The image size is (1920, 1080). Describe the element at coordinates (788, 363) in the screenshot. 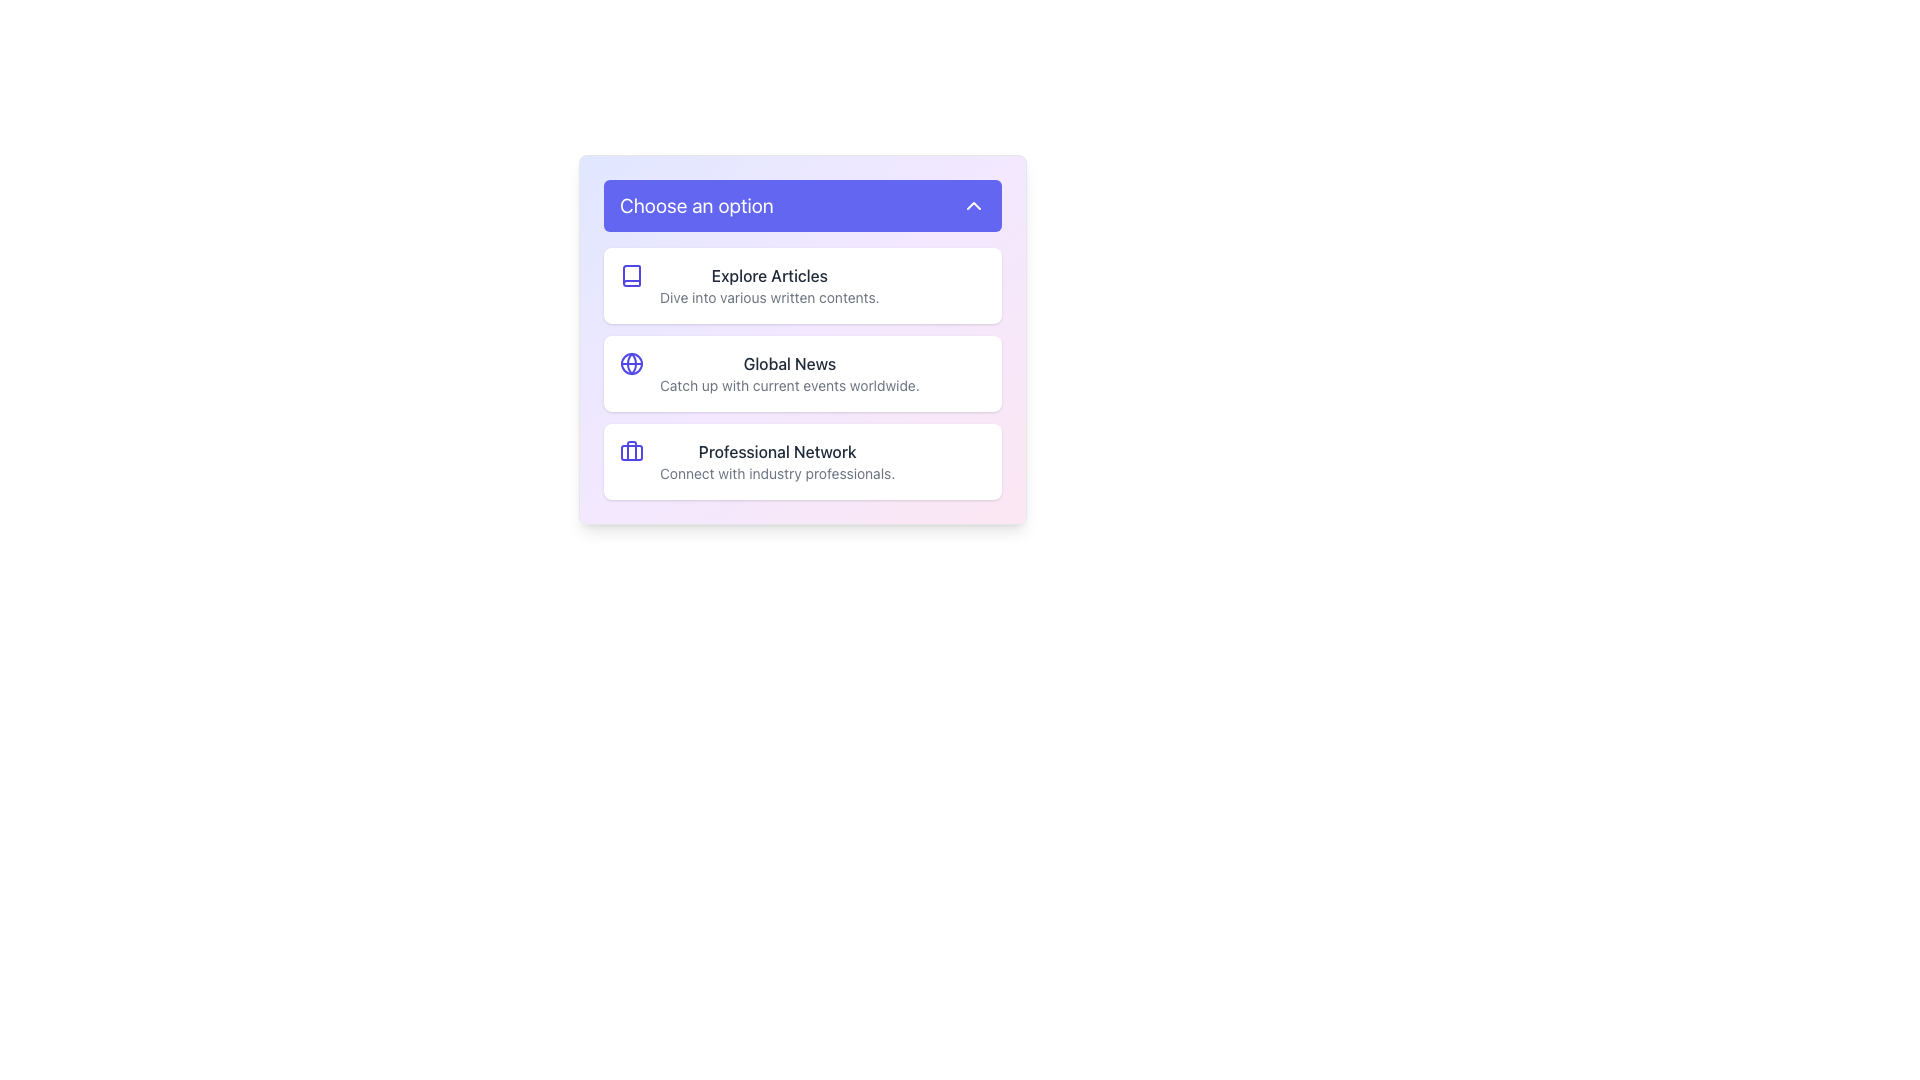

I see `the Text Label located between 'Explore Articles' above and 'Catch up with current events worldwide.' below in the vertical list of choices` at that location.